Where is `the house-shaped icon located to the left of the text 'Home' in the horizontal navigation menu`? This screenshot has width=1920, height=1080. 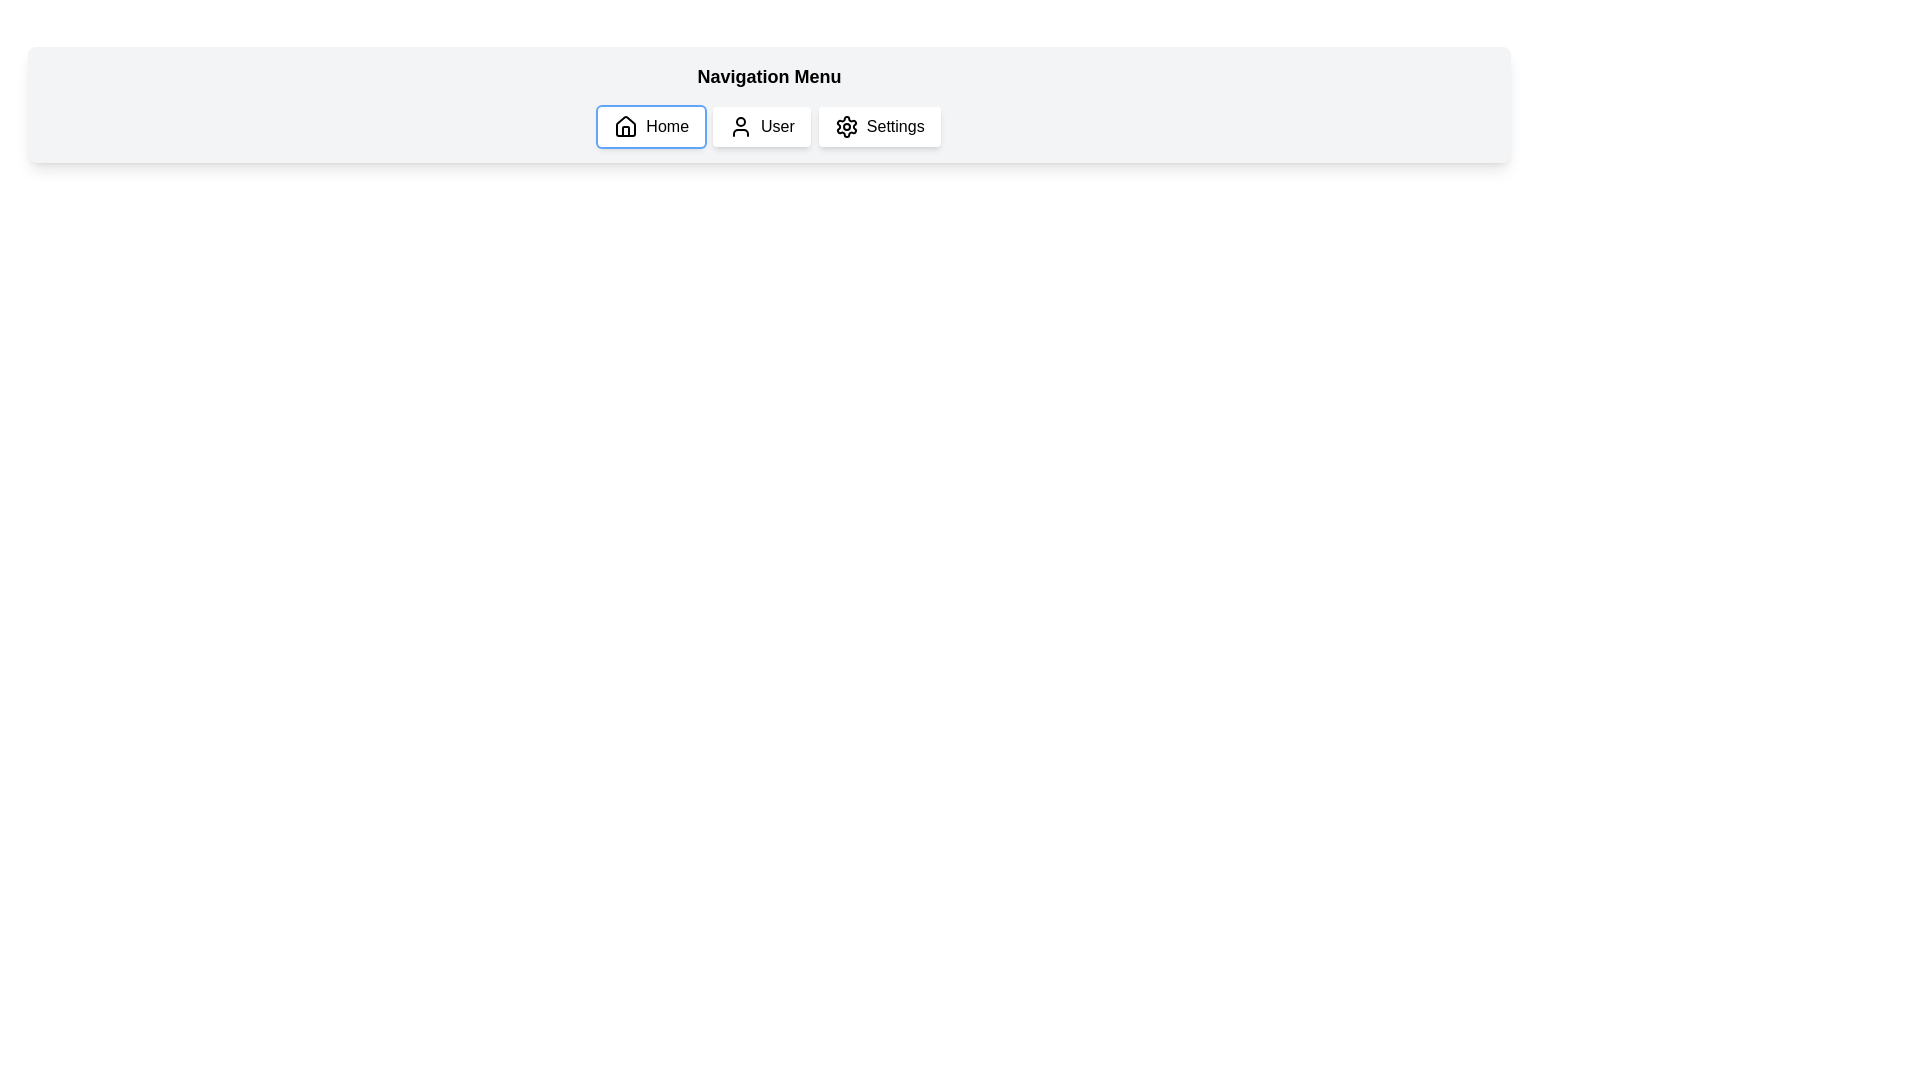 the house-shaped icon located to the left of the text 'Home' in the horizontal navigation menu is located at coordinates (625, 127).